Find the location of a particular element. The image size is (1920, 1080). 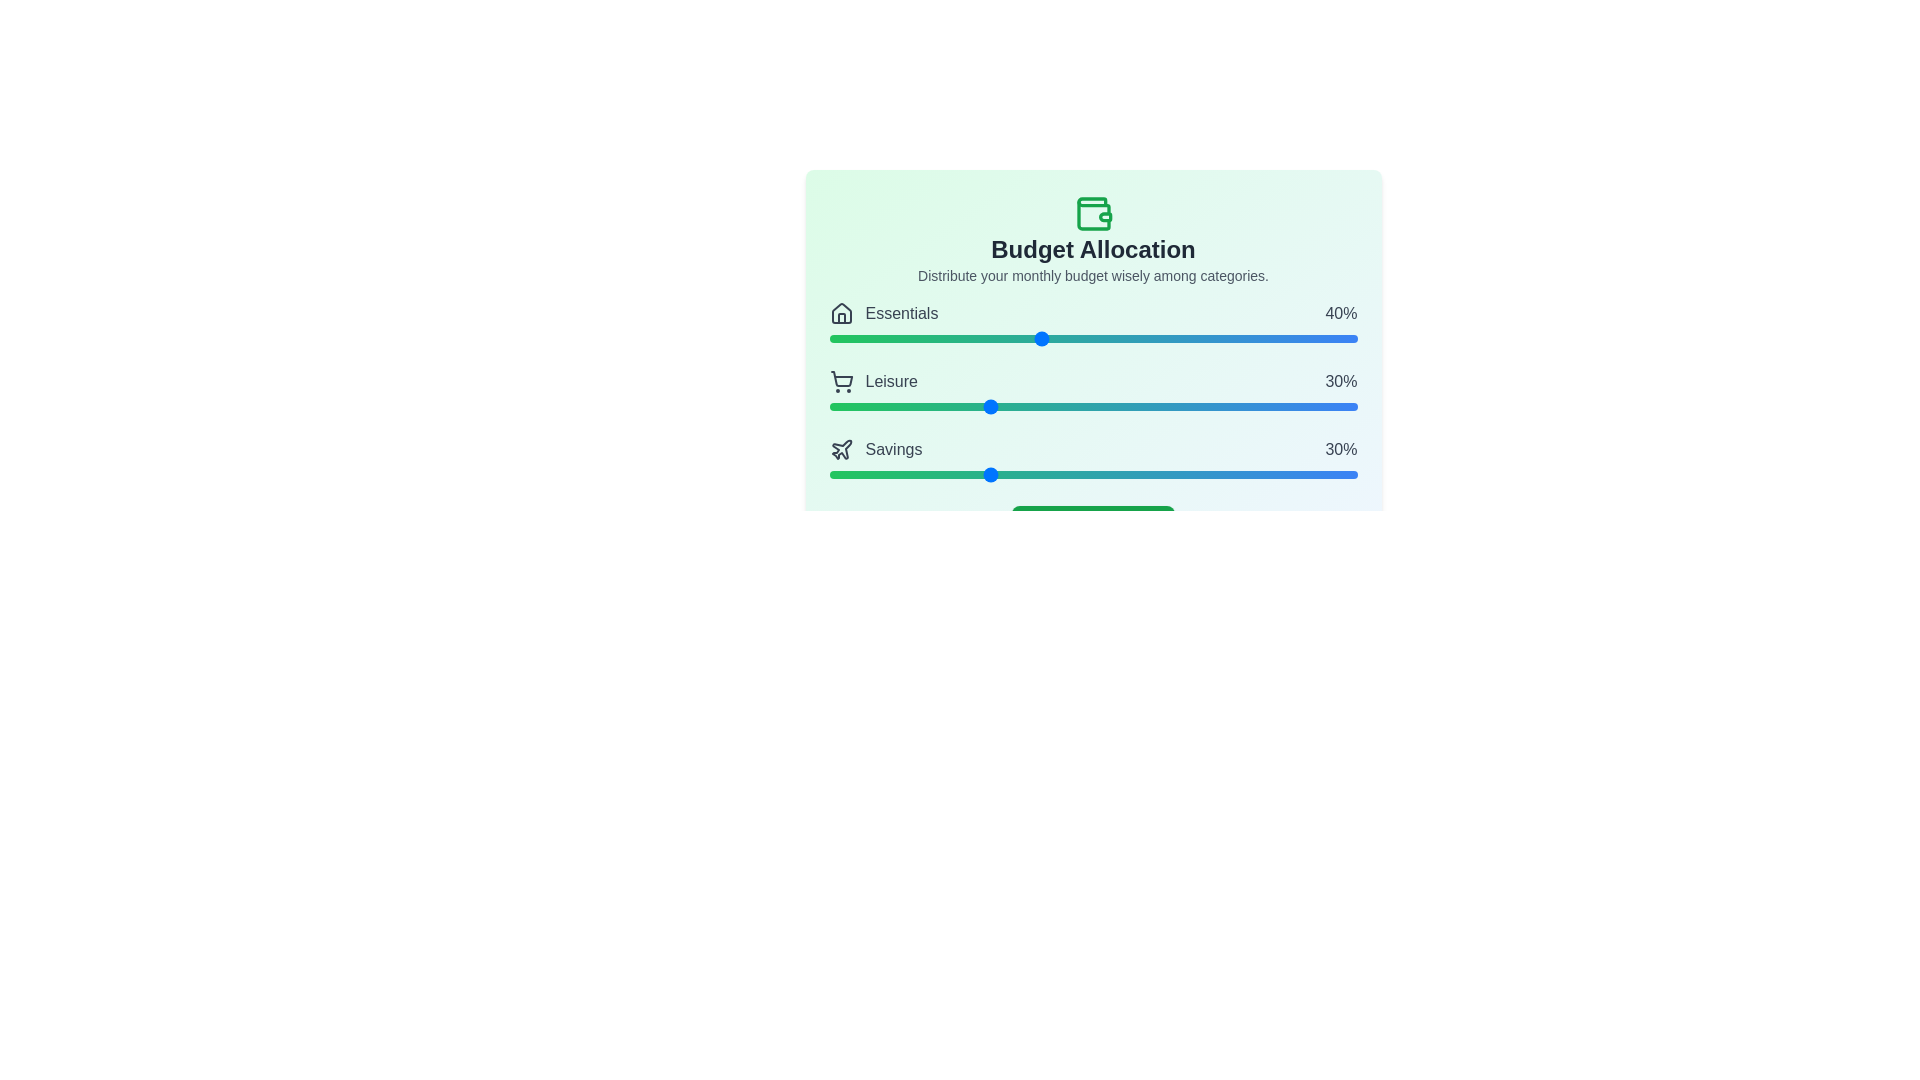

the 'Essentials' slider to 18% allocation is located at coordinates (923, 338).